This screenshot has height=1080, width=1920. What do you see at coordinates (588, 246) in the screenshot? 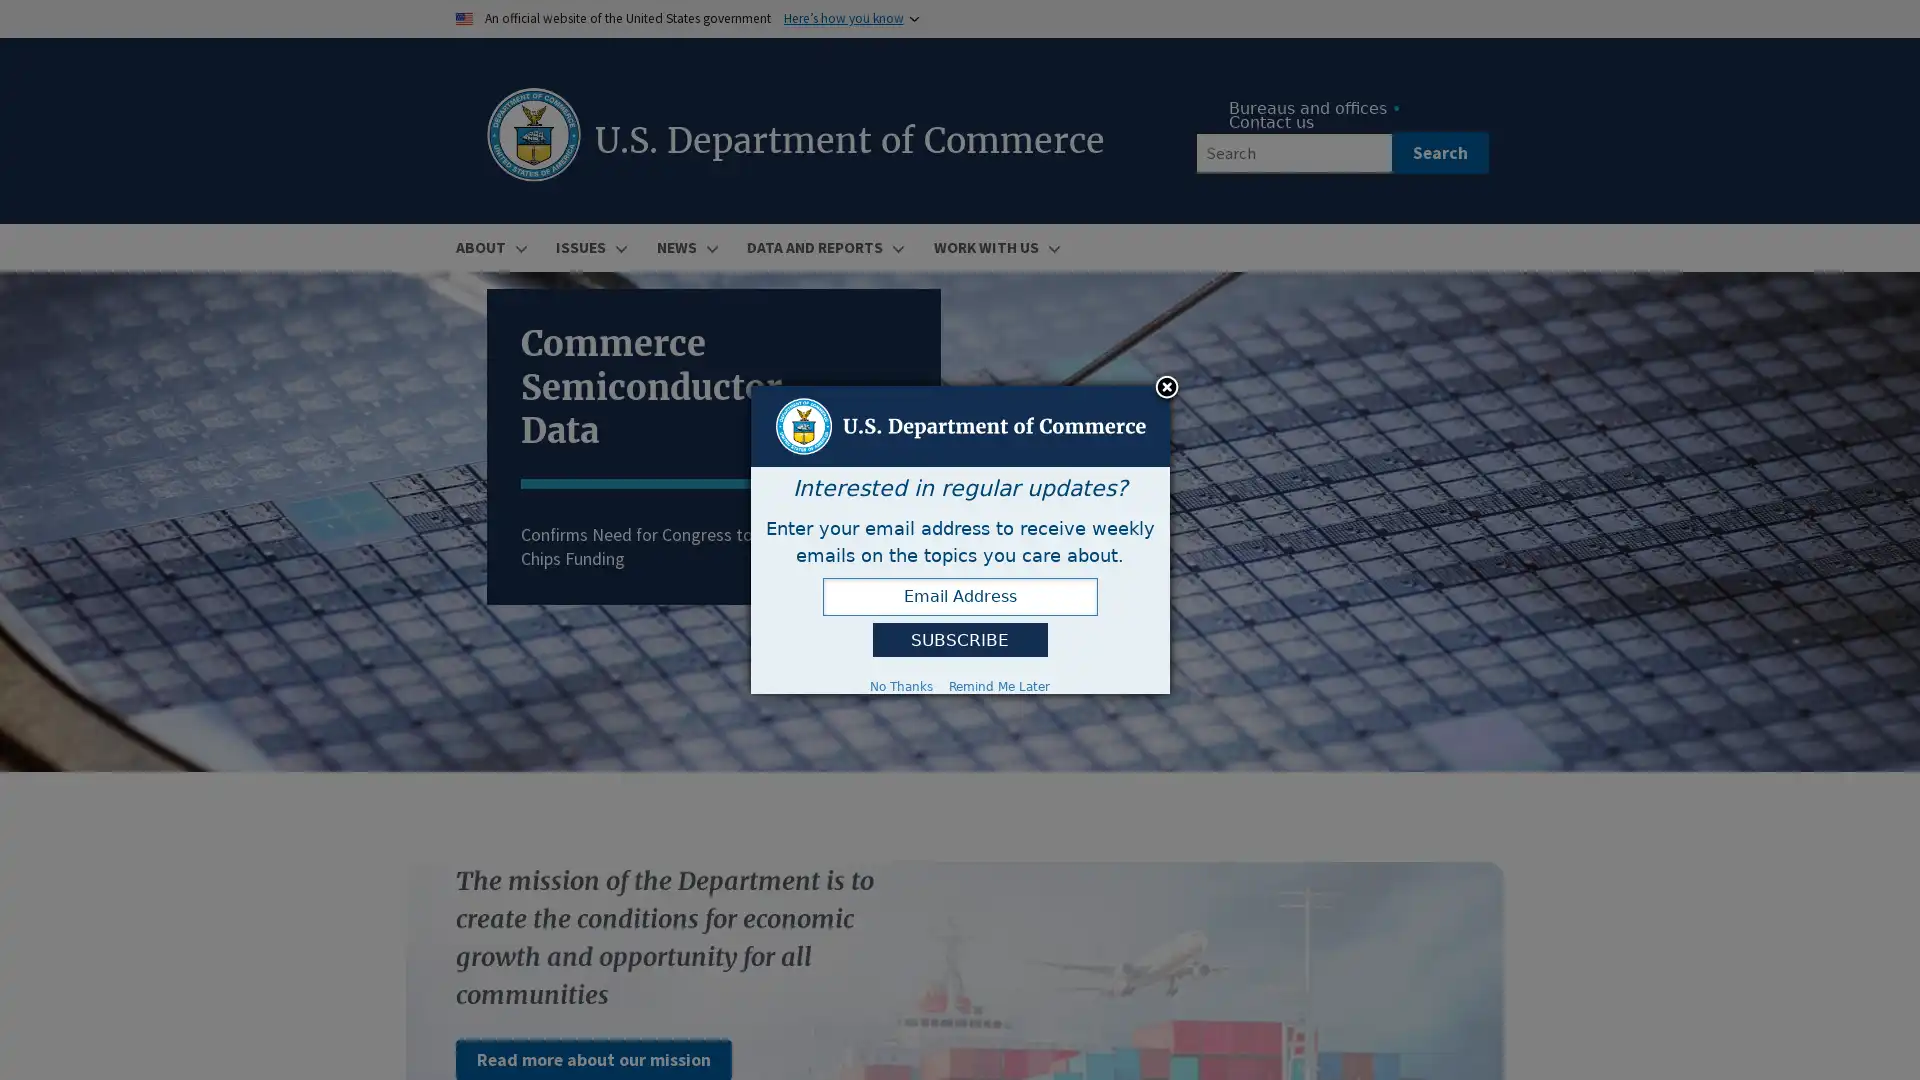
I see `ISSUES` at bounding box center [588, 246].